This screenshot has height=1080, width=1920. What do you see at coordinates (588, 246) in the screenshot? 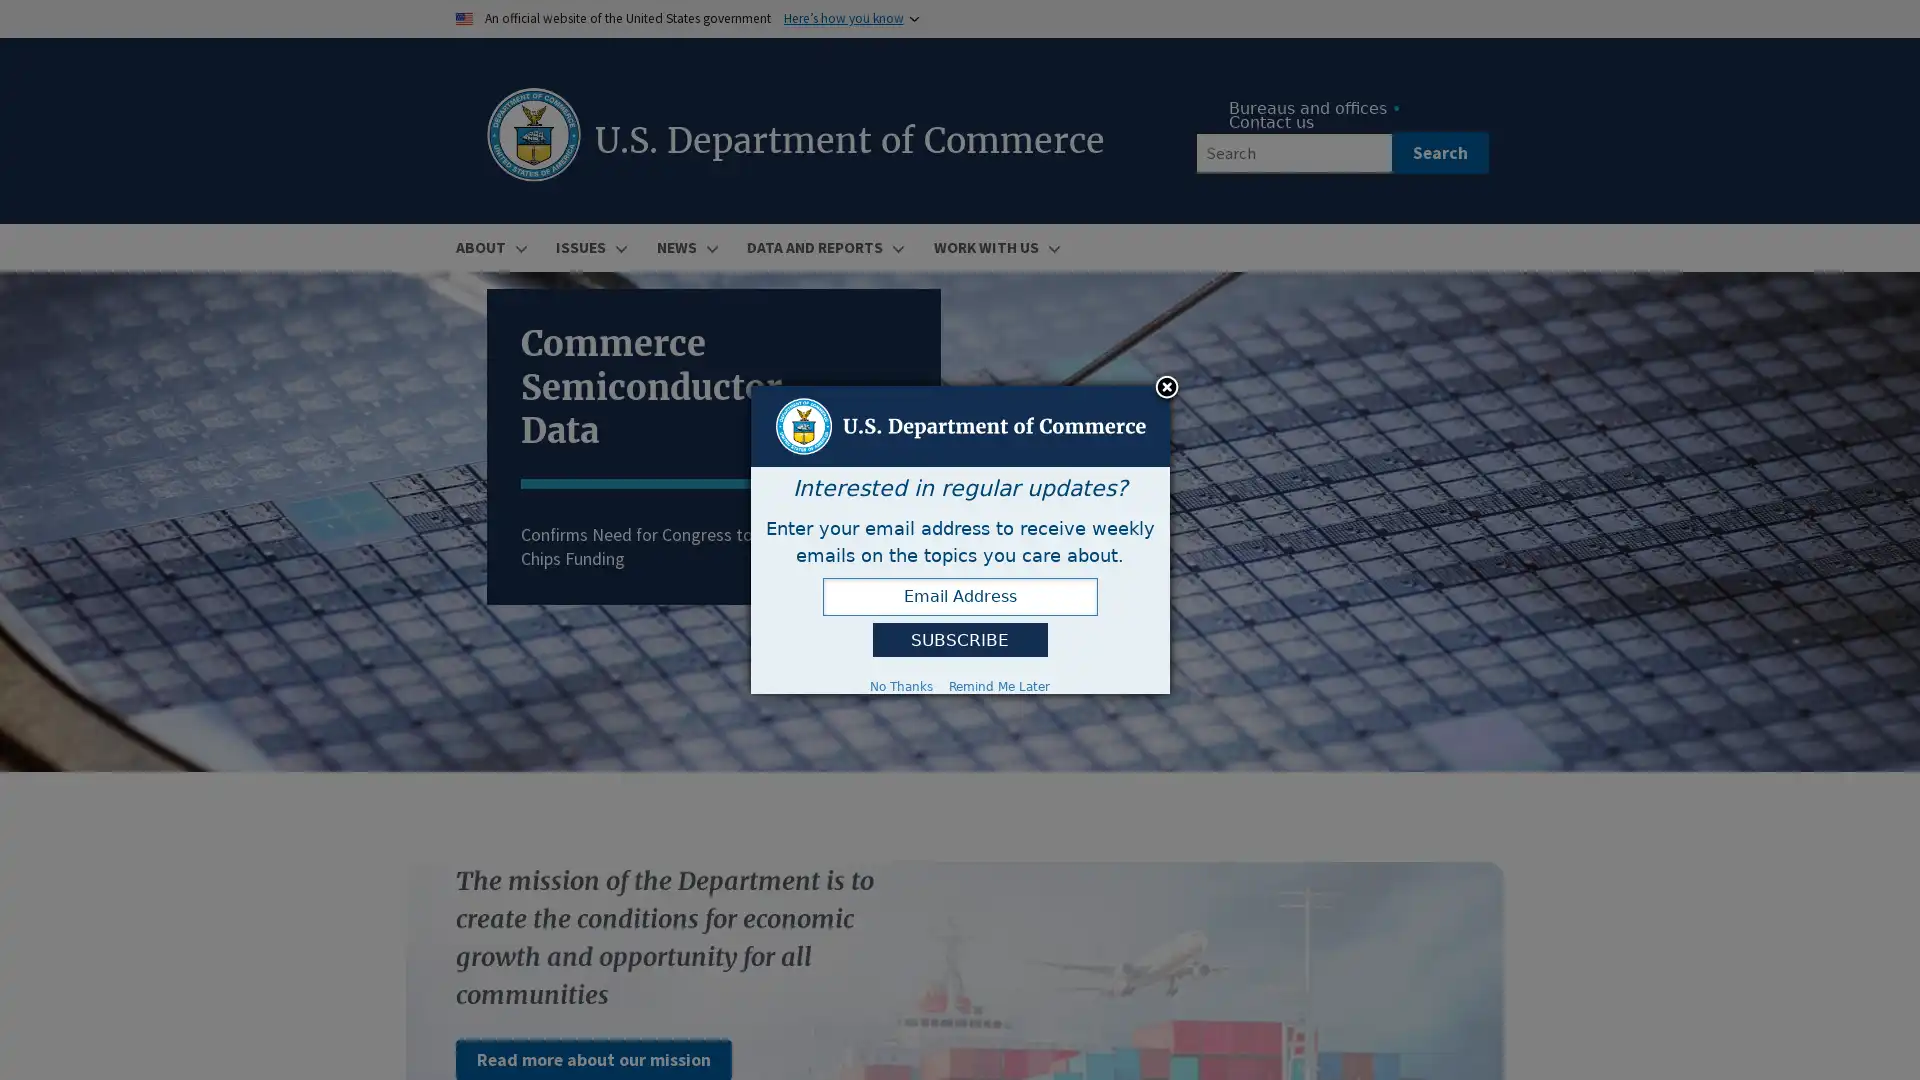
I see `ISSUES` at bounding box center [588, 246].